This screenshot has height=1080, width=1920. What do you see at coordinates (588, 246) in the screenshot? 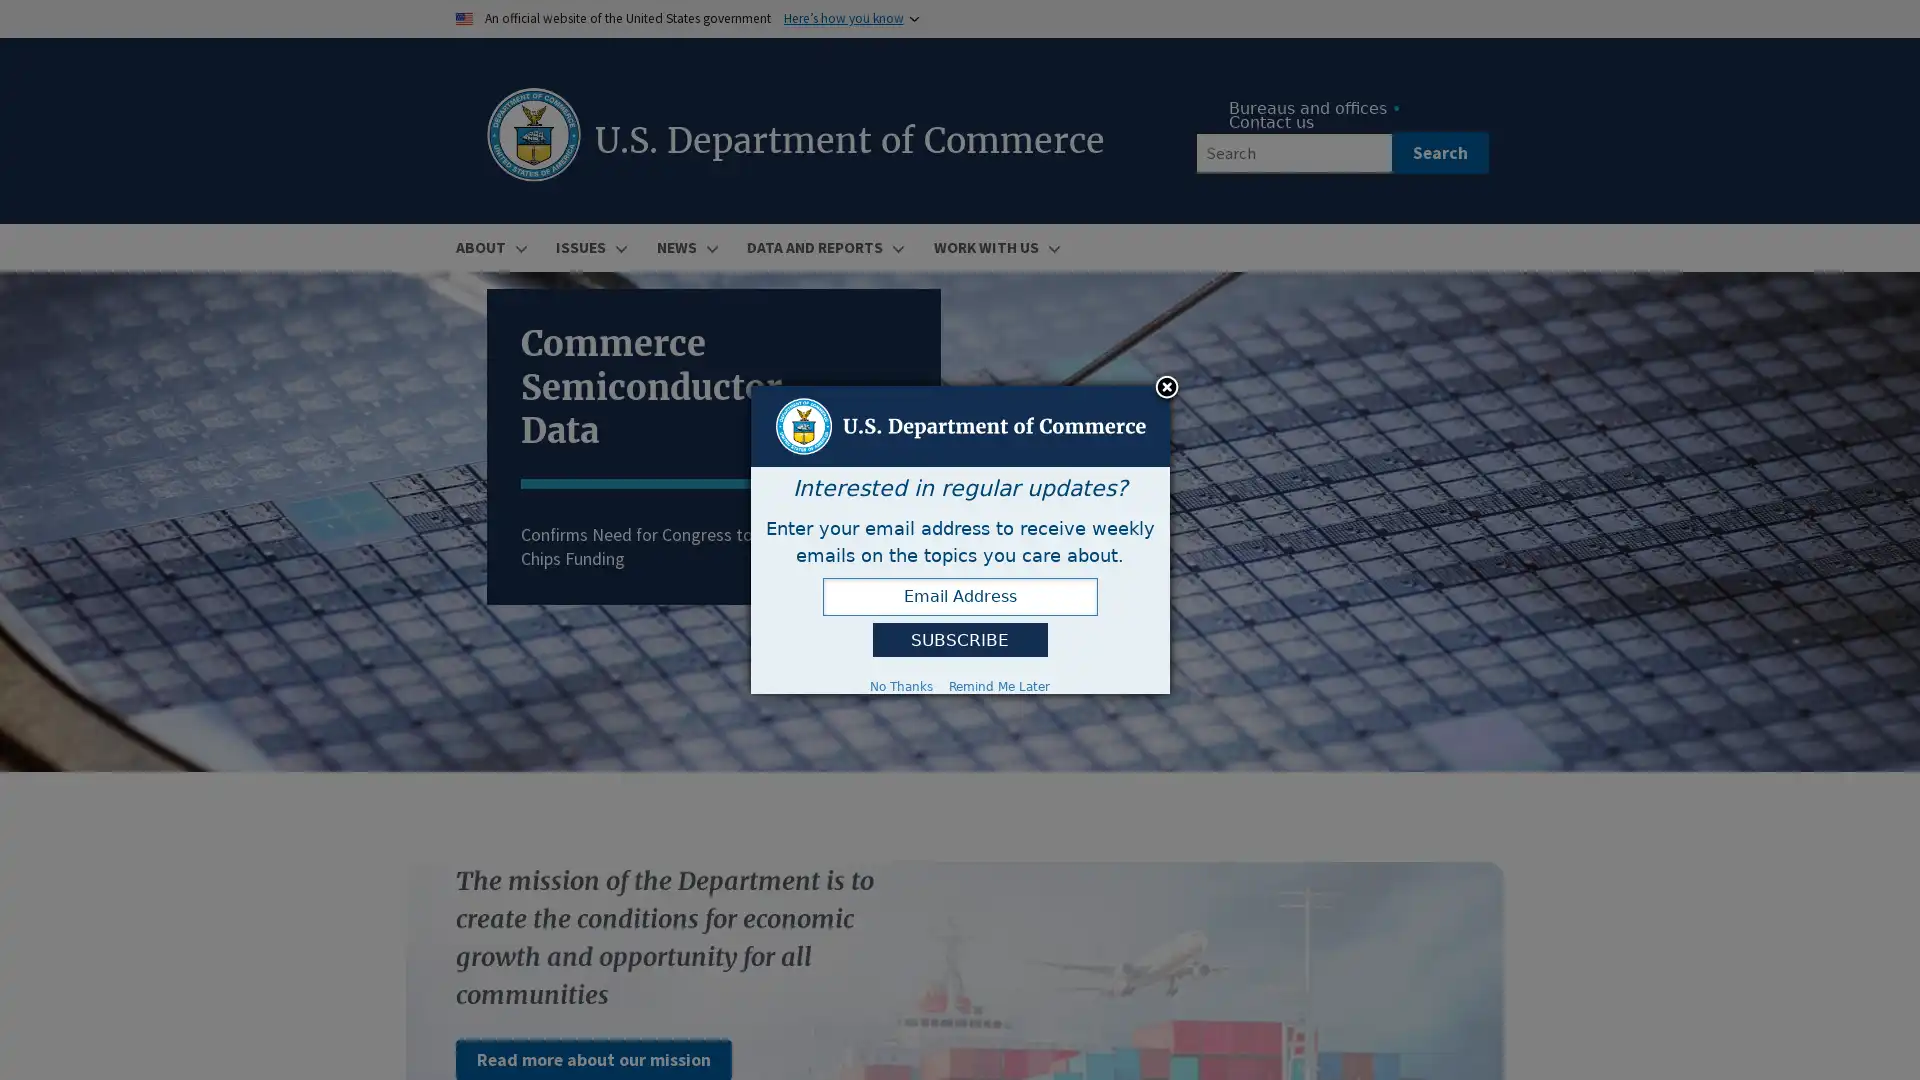
I see `ISSUES` at bounding box center [588, 246].